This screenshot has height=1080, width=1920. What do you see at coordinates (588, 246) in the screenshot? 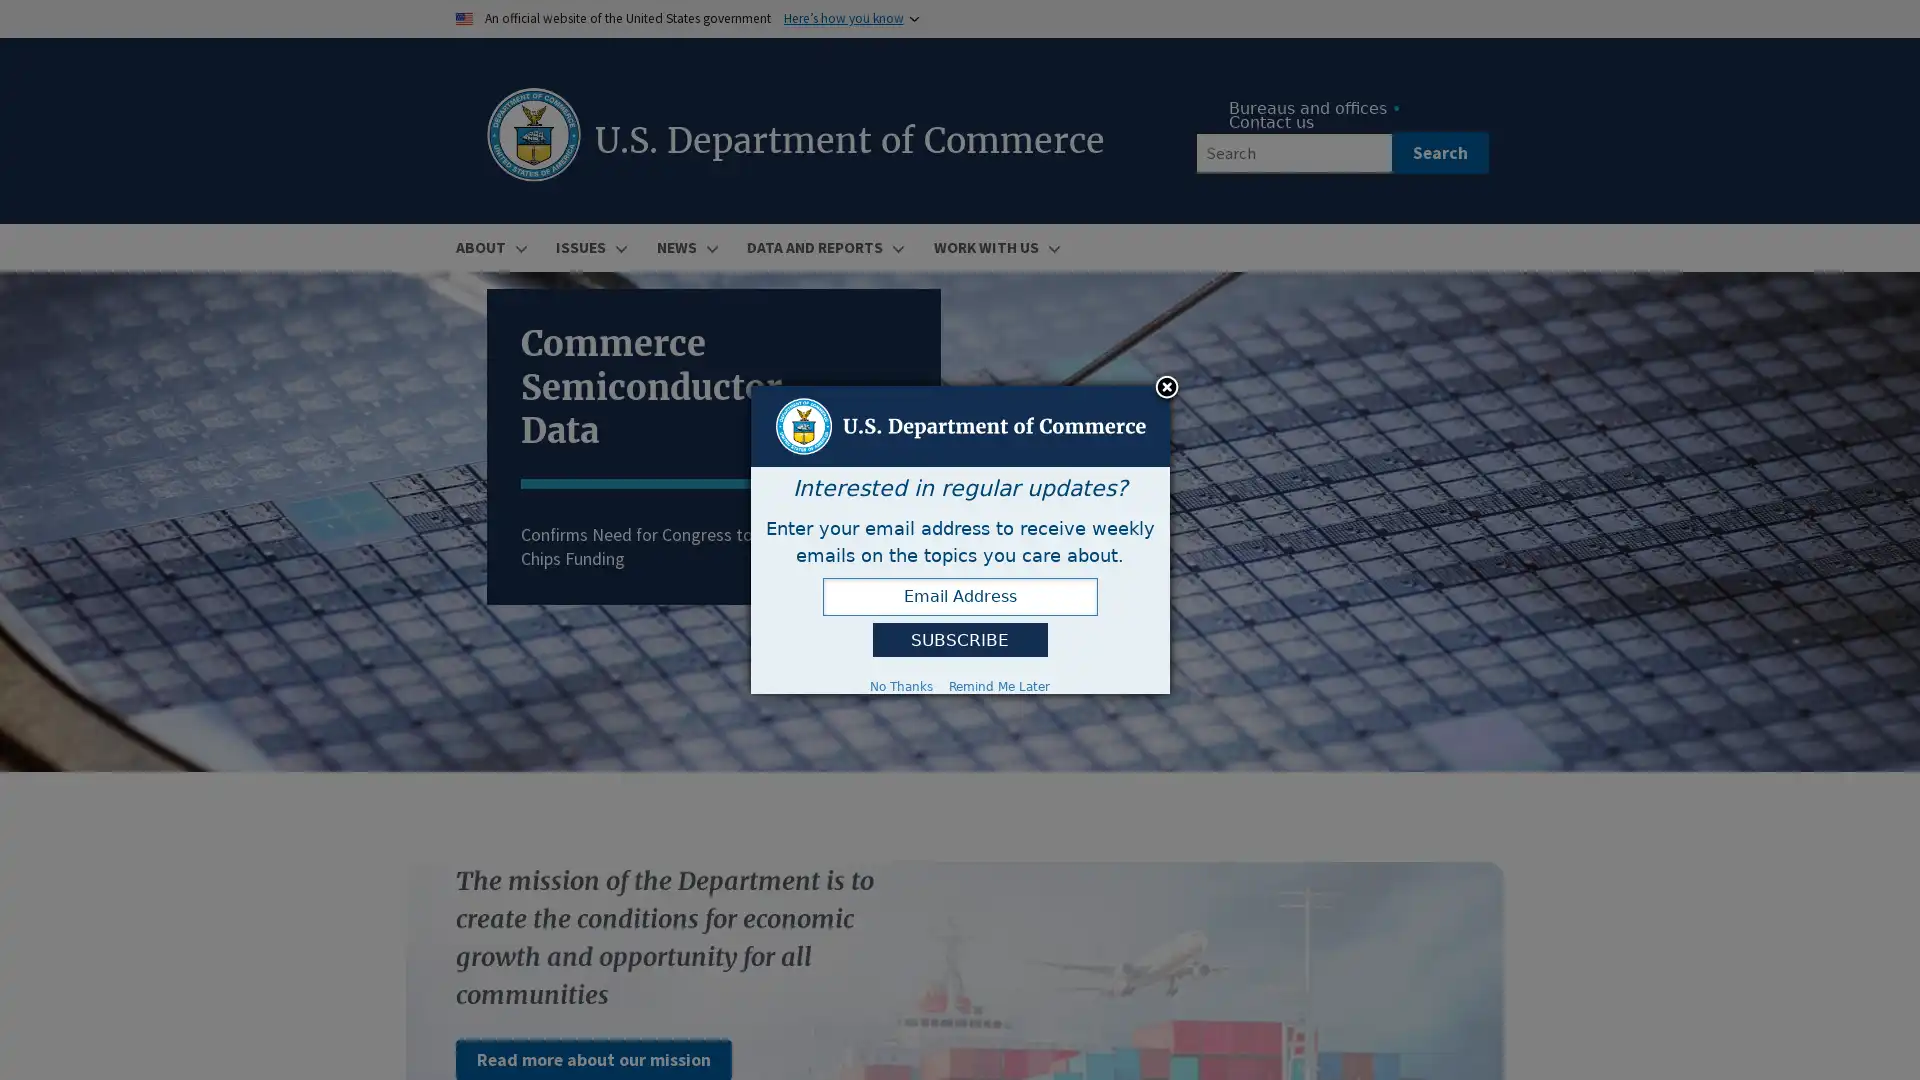
I see `ISSUES` at bounding box center [588, 246].